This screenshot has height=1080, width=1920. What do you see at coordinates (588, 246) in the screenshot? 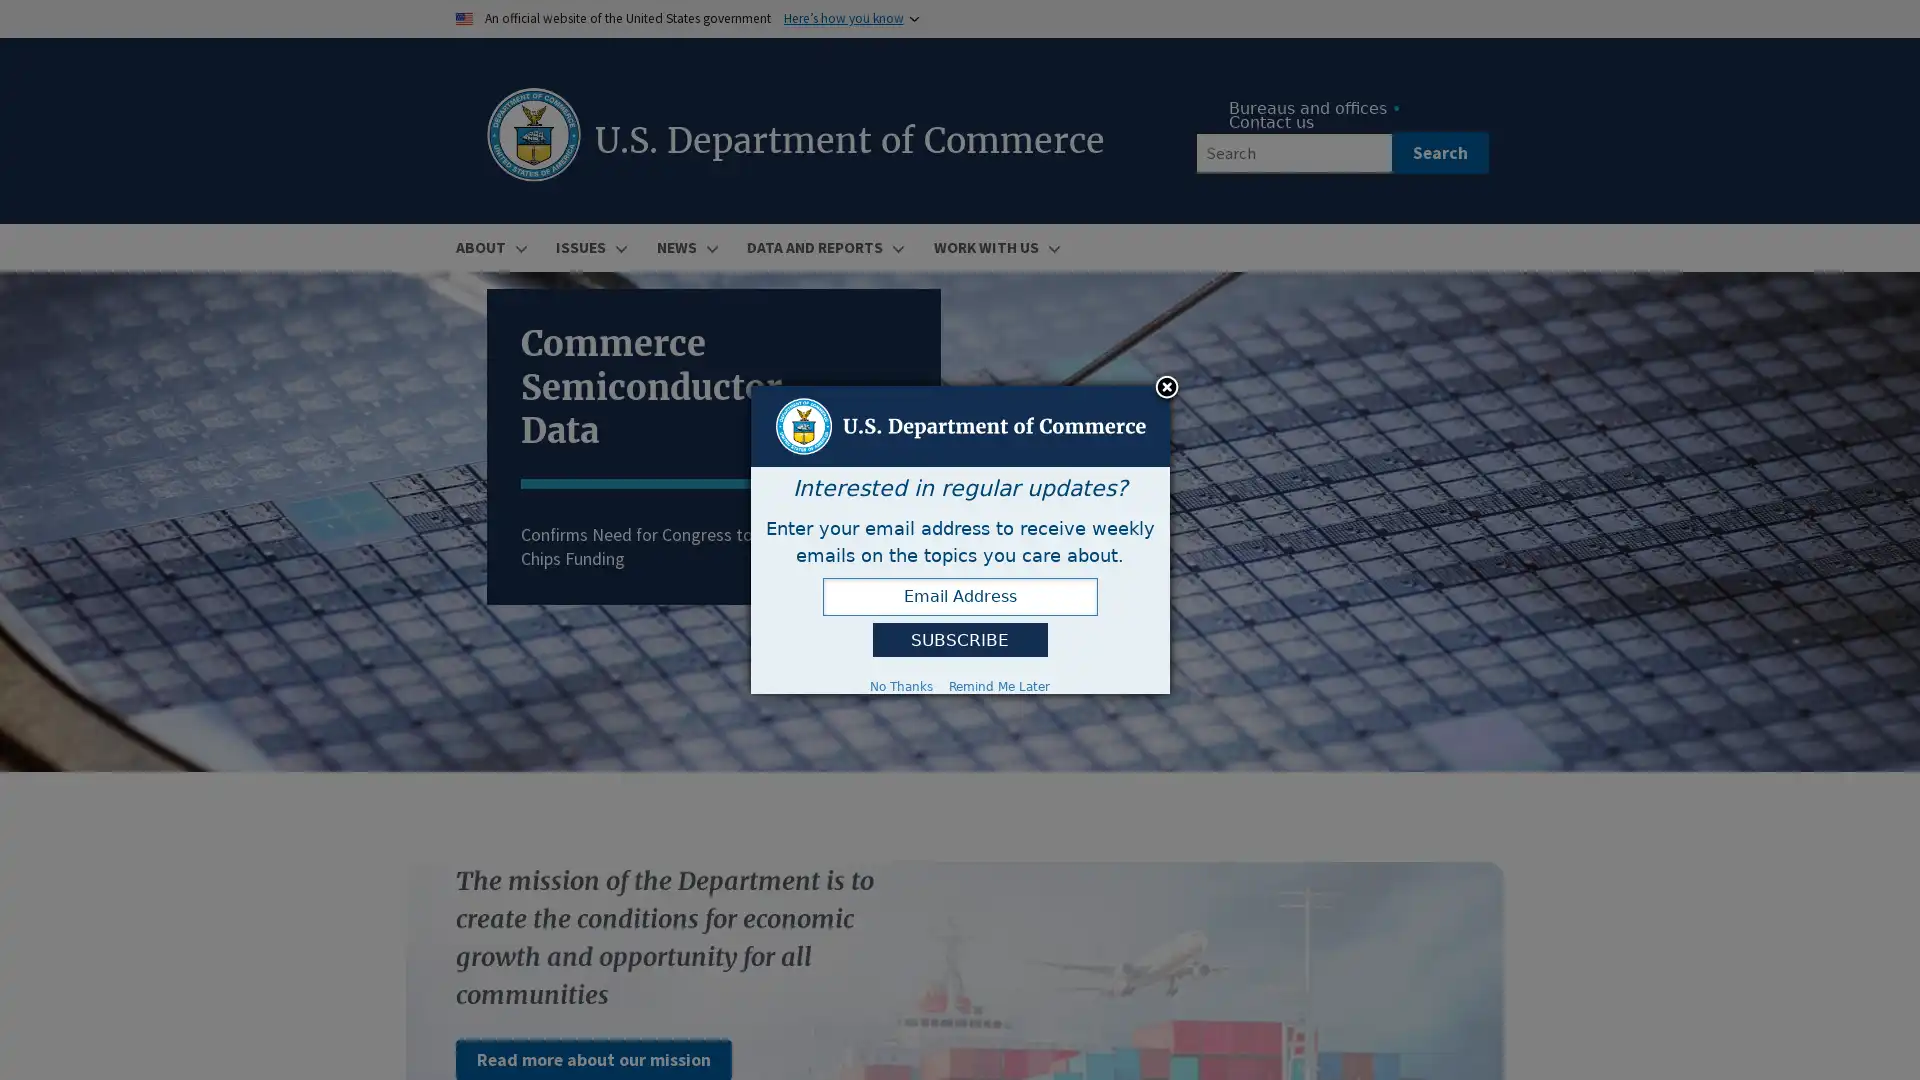
I see `ISSUES` at bounding box center [588, 246].